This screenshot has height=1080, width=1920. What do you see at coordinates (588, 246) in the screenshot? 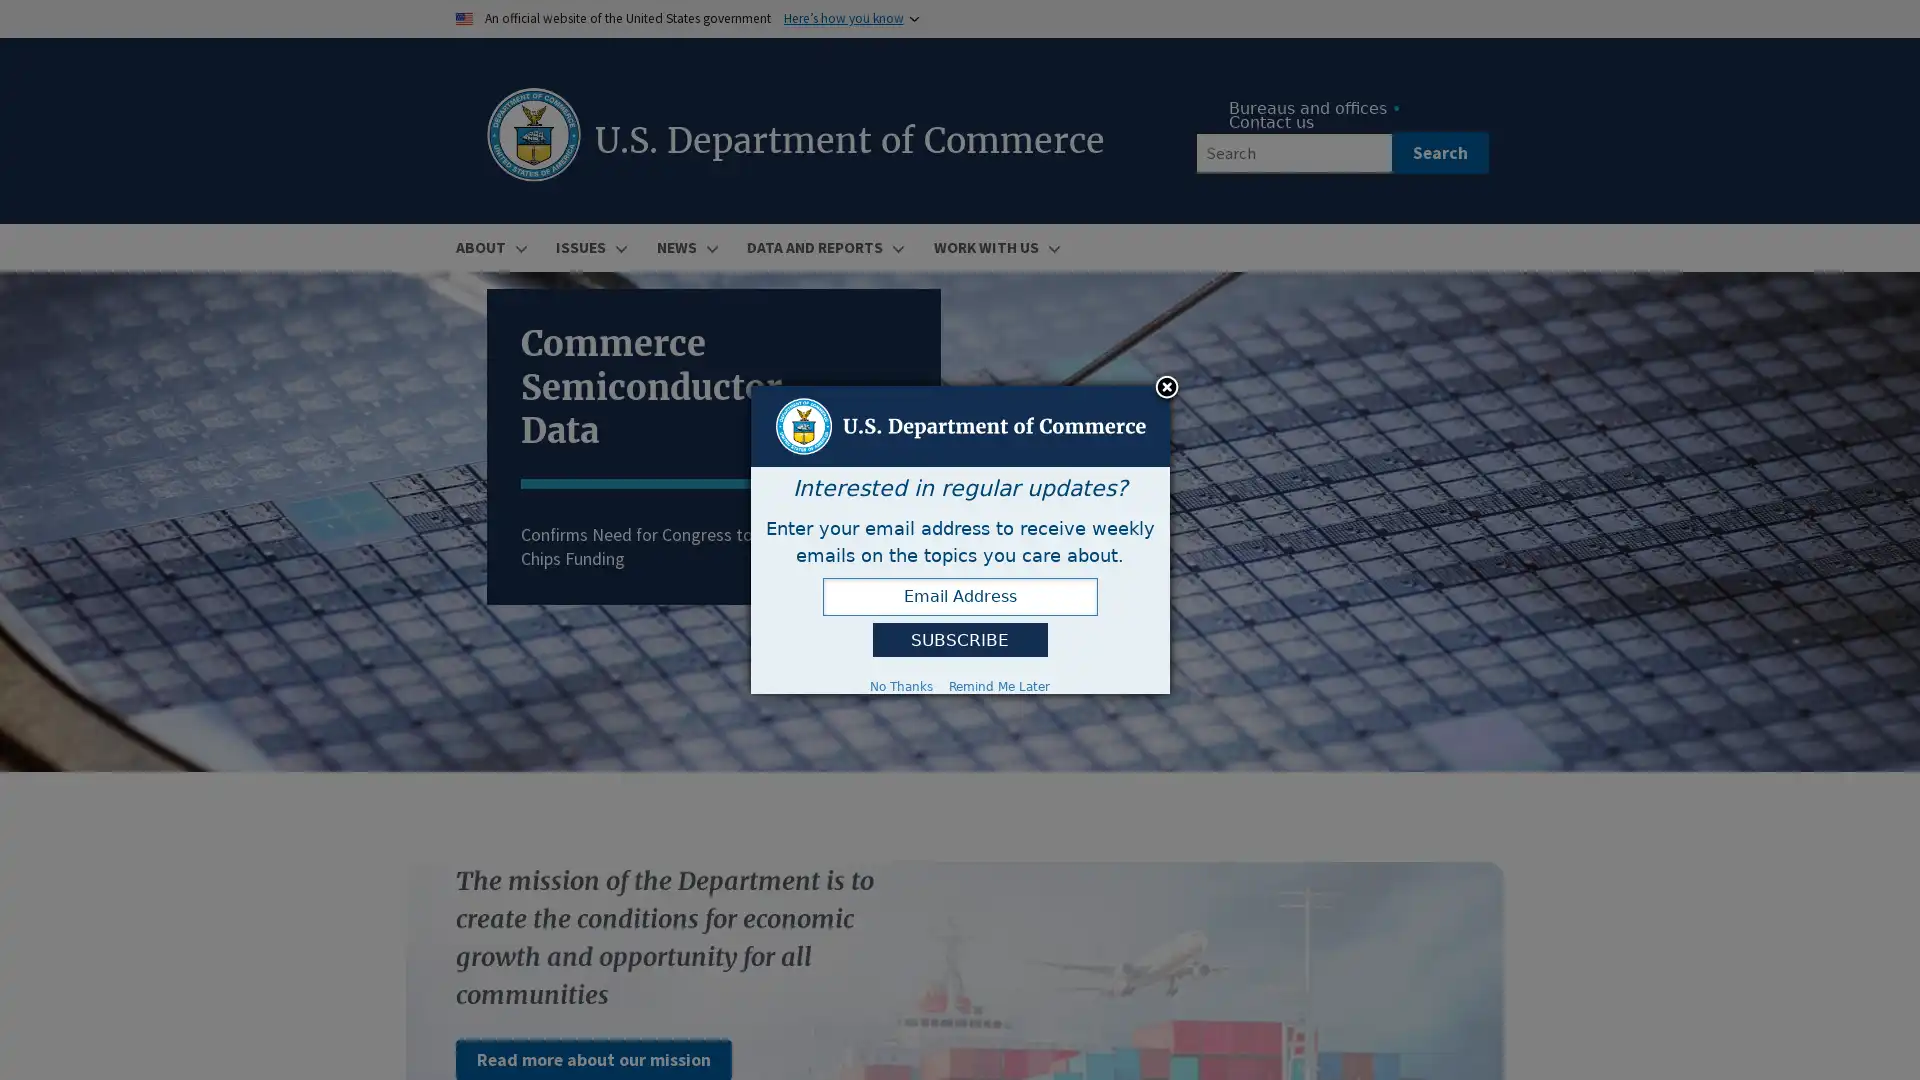
I see `ISSUES` at bounding box center [588, 246].